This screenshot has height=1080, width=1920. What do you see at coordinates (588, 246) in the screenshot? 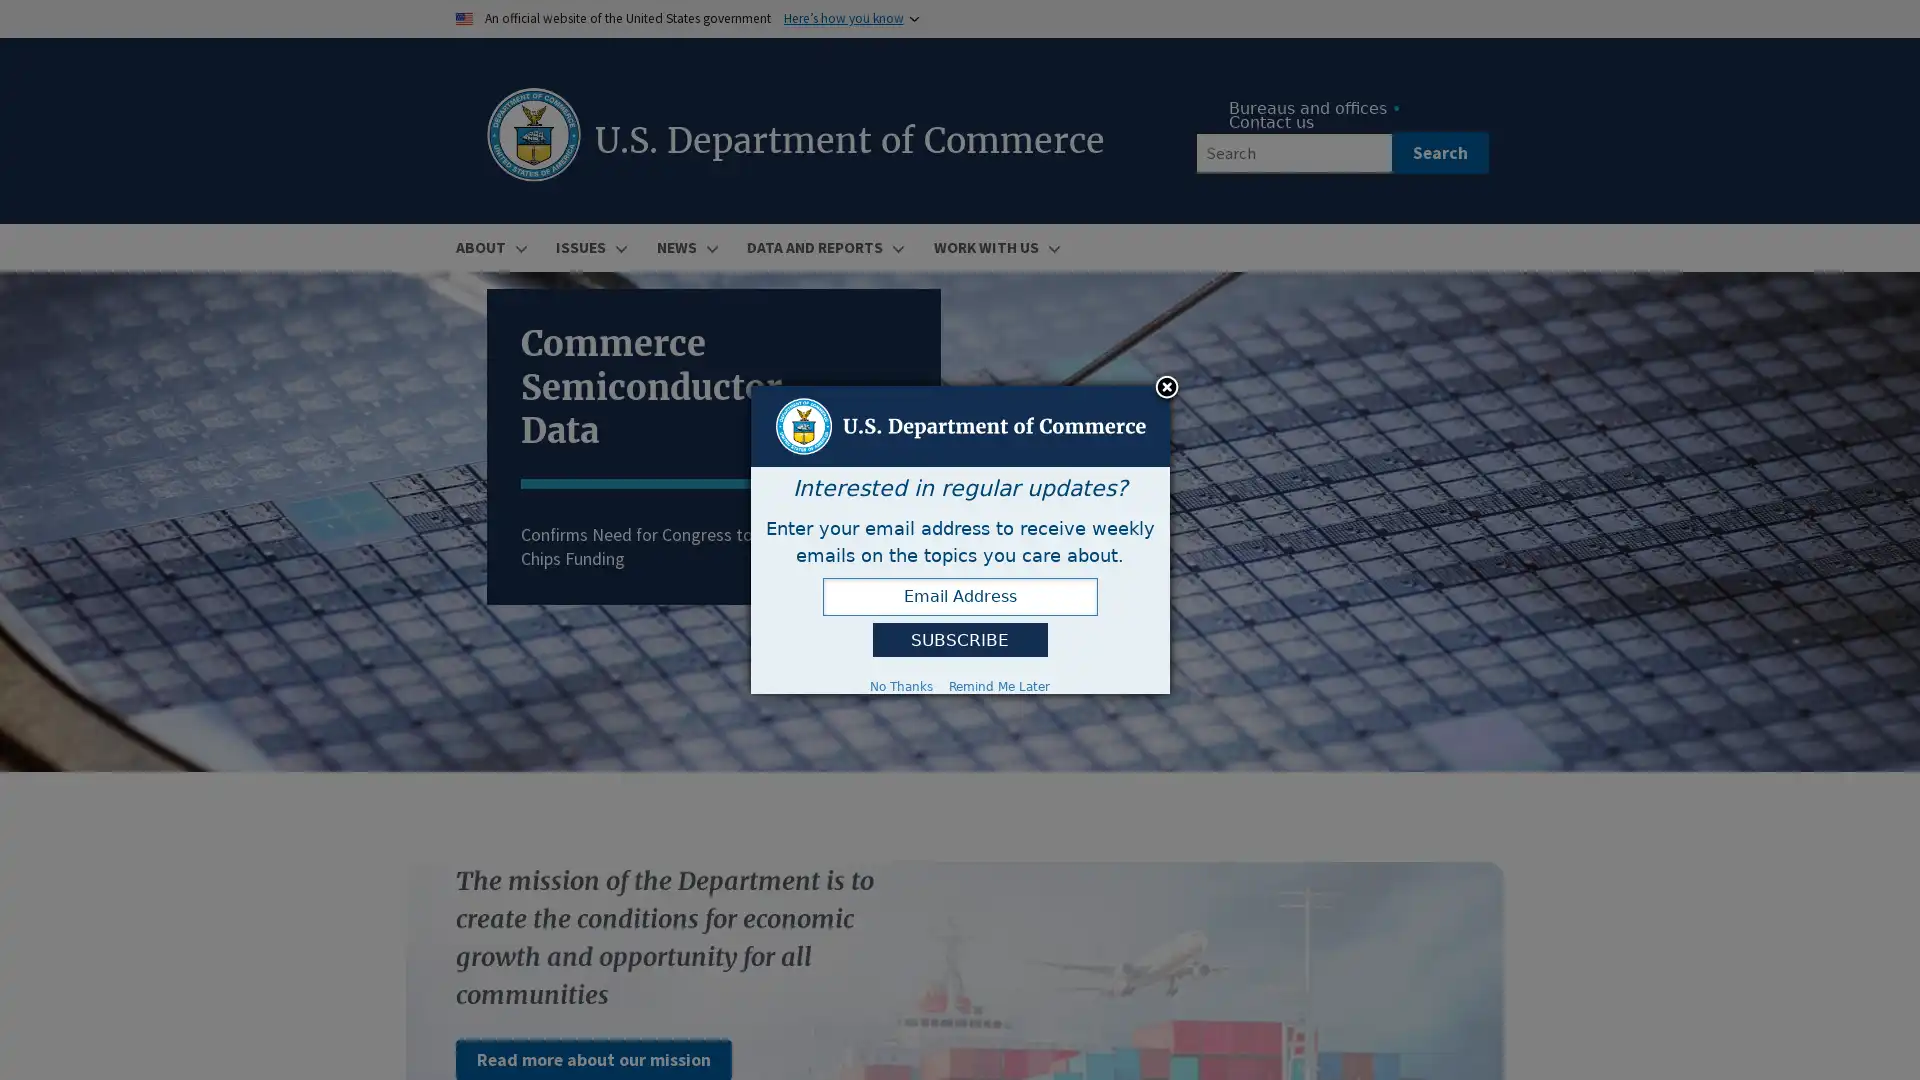
I see `ISSUES` at bounding box center [588, 246].